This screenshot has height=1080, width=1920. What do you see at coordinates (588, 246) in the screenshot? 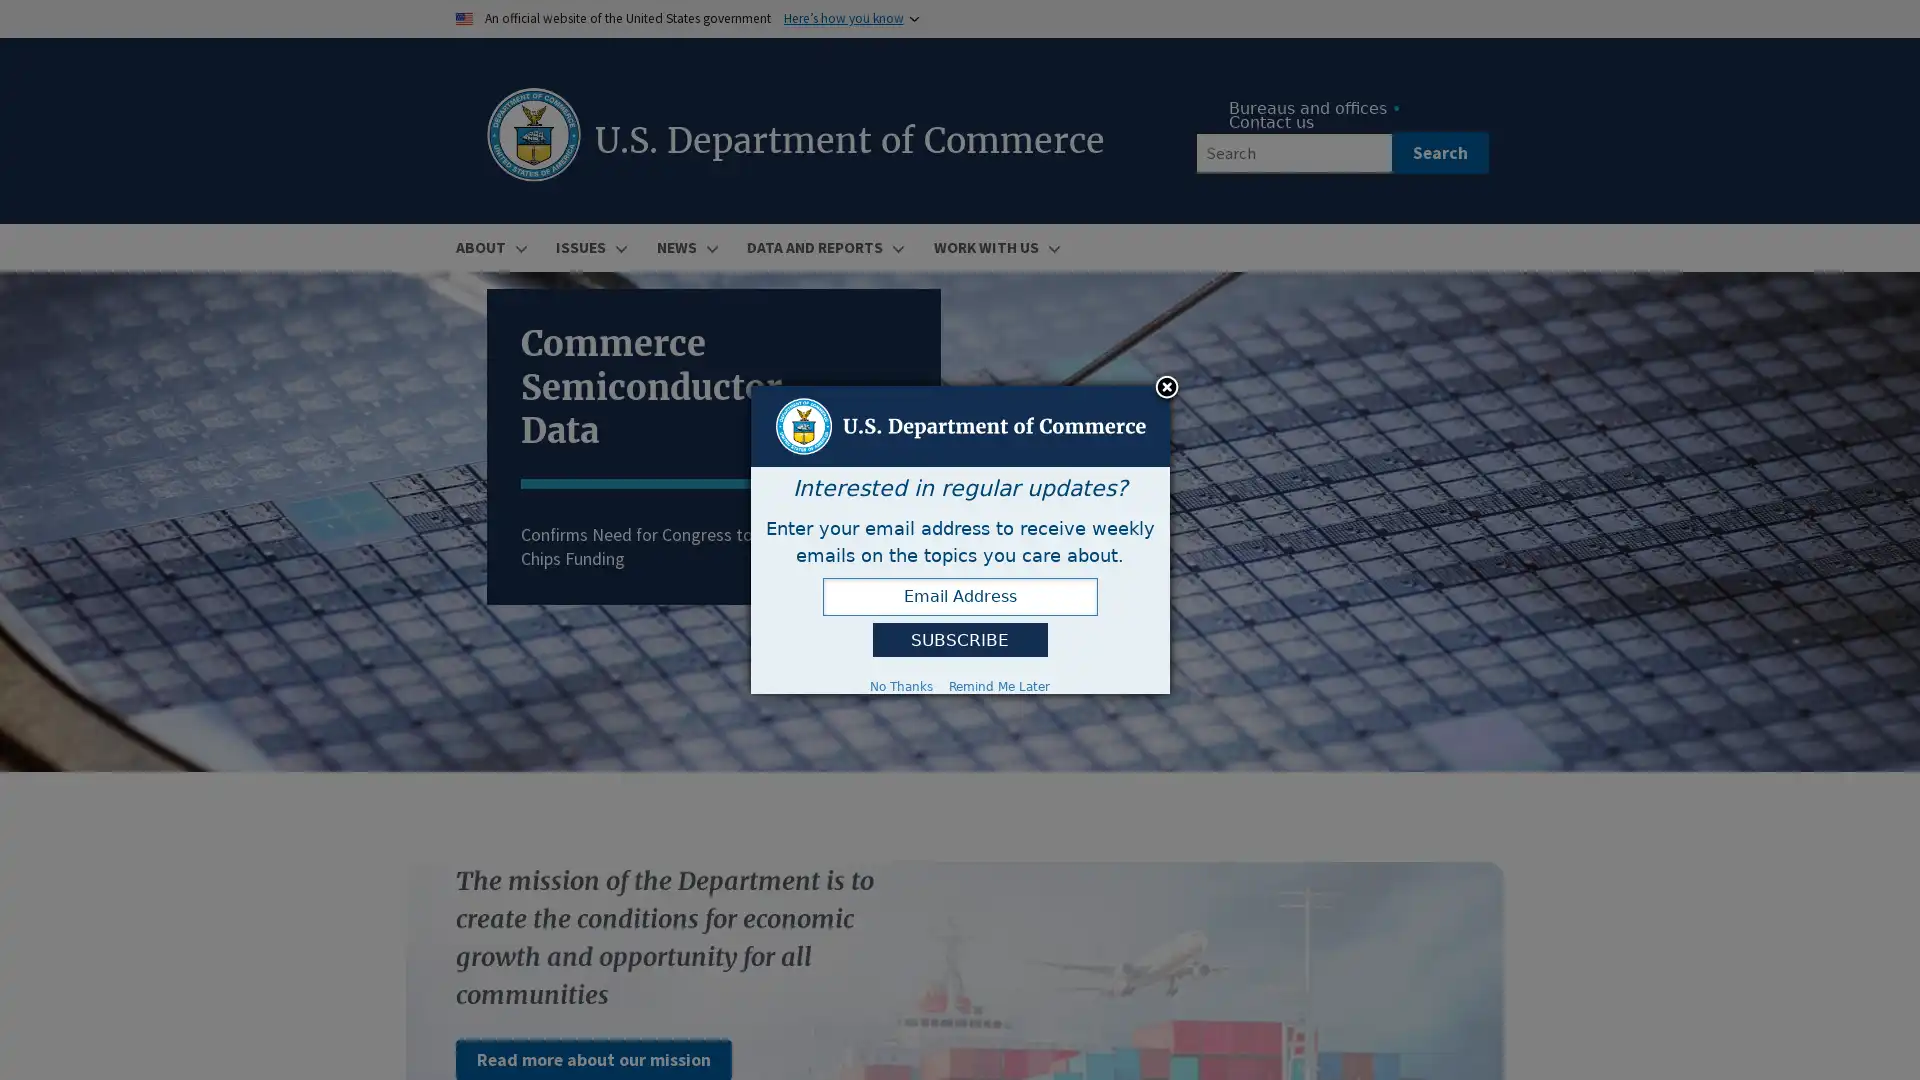
I see `ISSUES` at bounding box center [588, 246].